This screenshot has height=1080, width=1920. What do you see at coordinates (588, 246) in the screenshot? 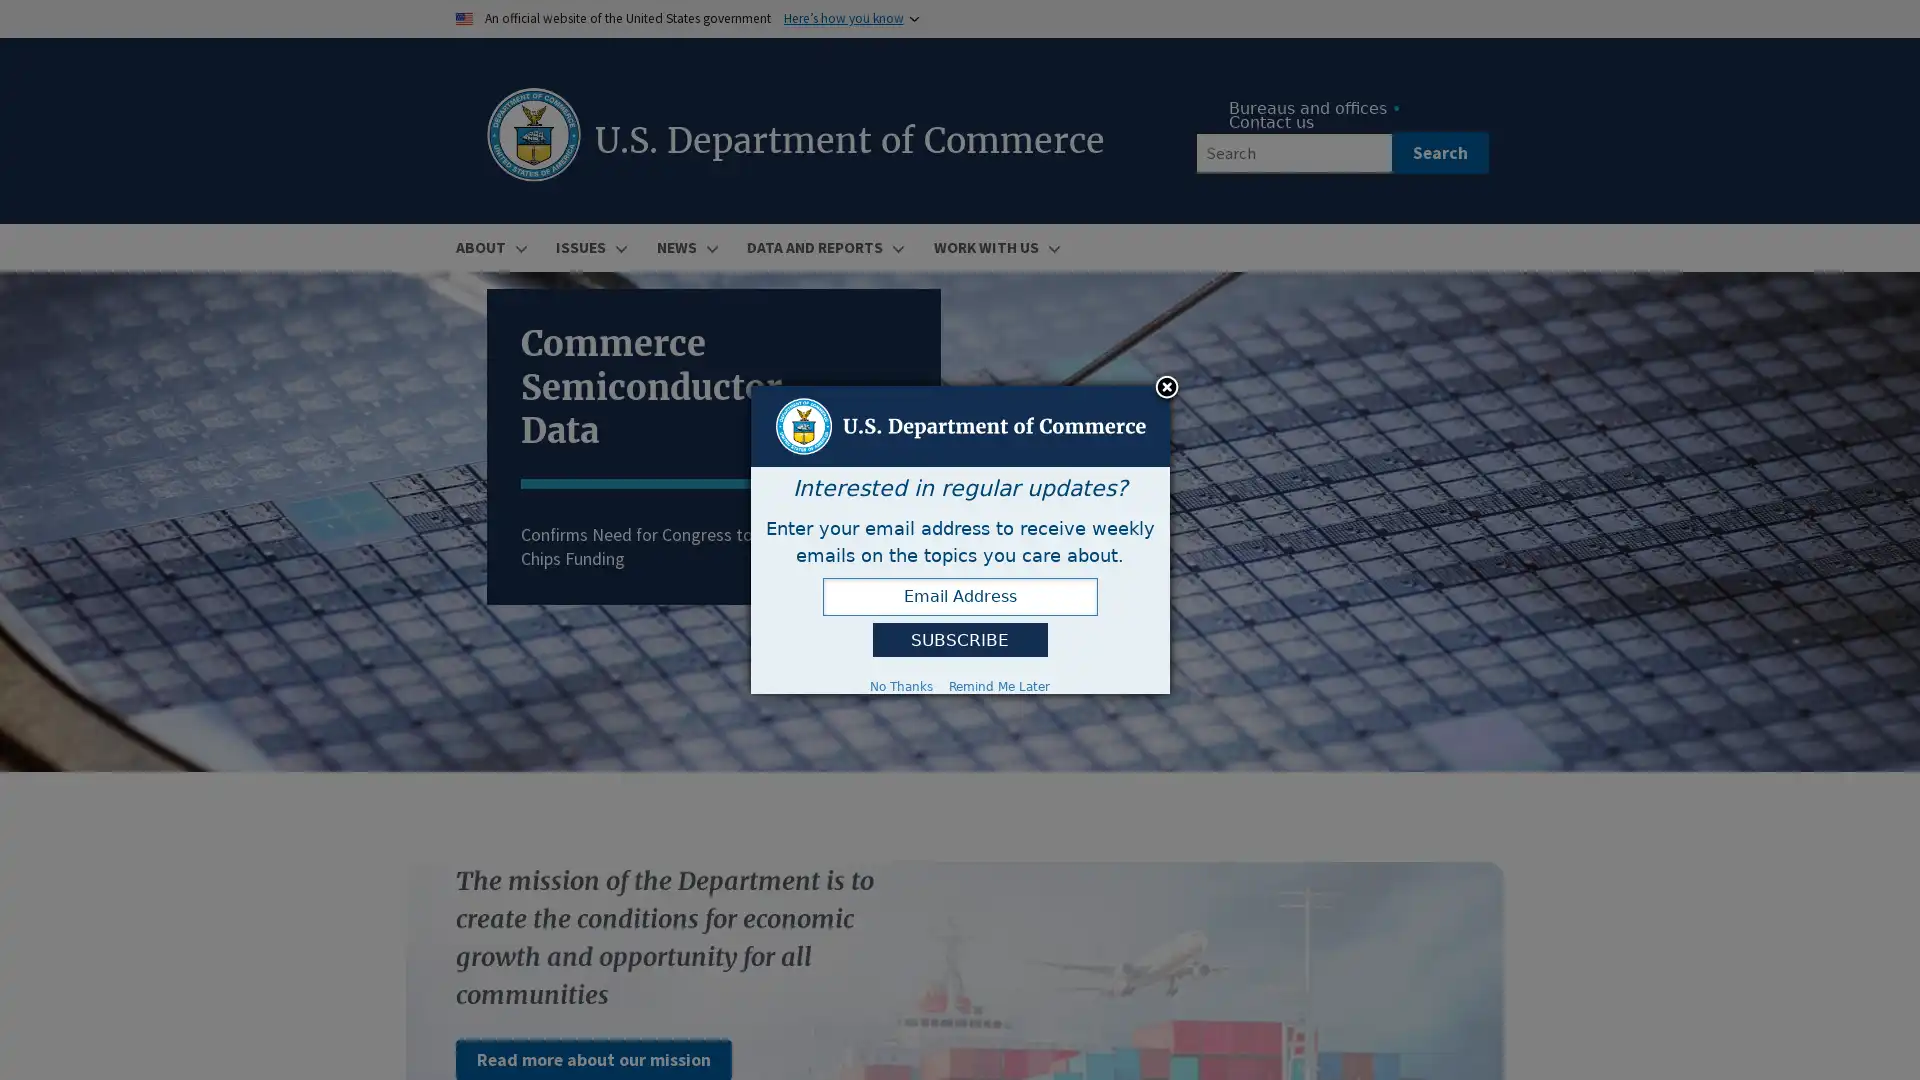
I see `ISSUES` at bounding box center [588, 246].